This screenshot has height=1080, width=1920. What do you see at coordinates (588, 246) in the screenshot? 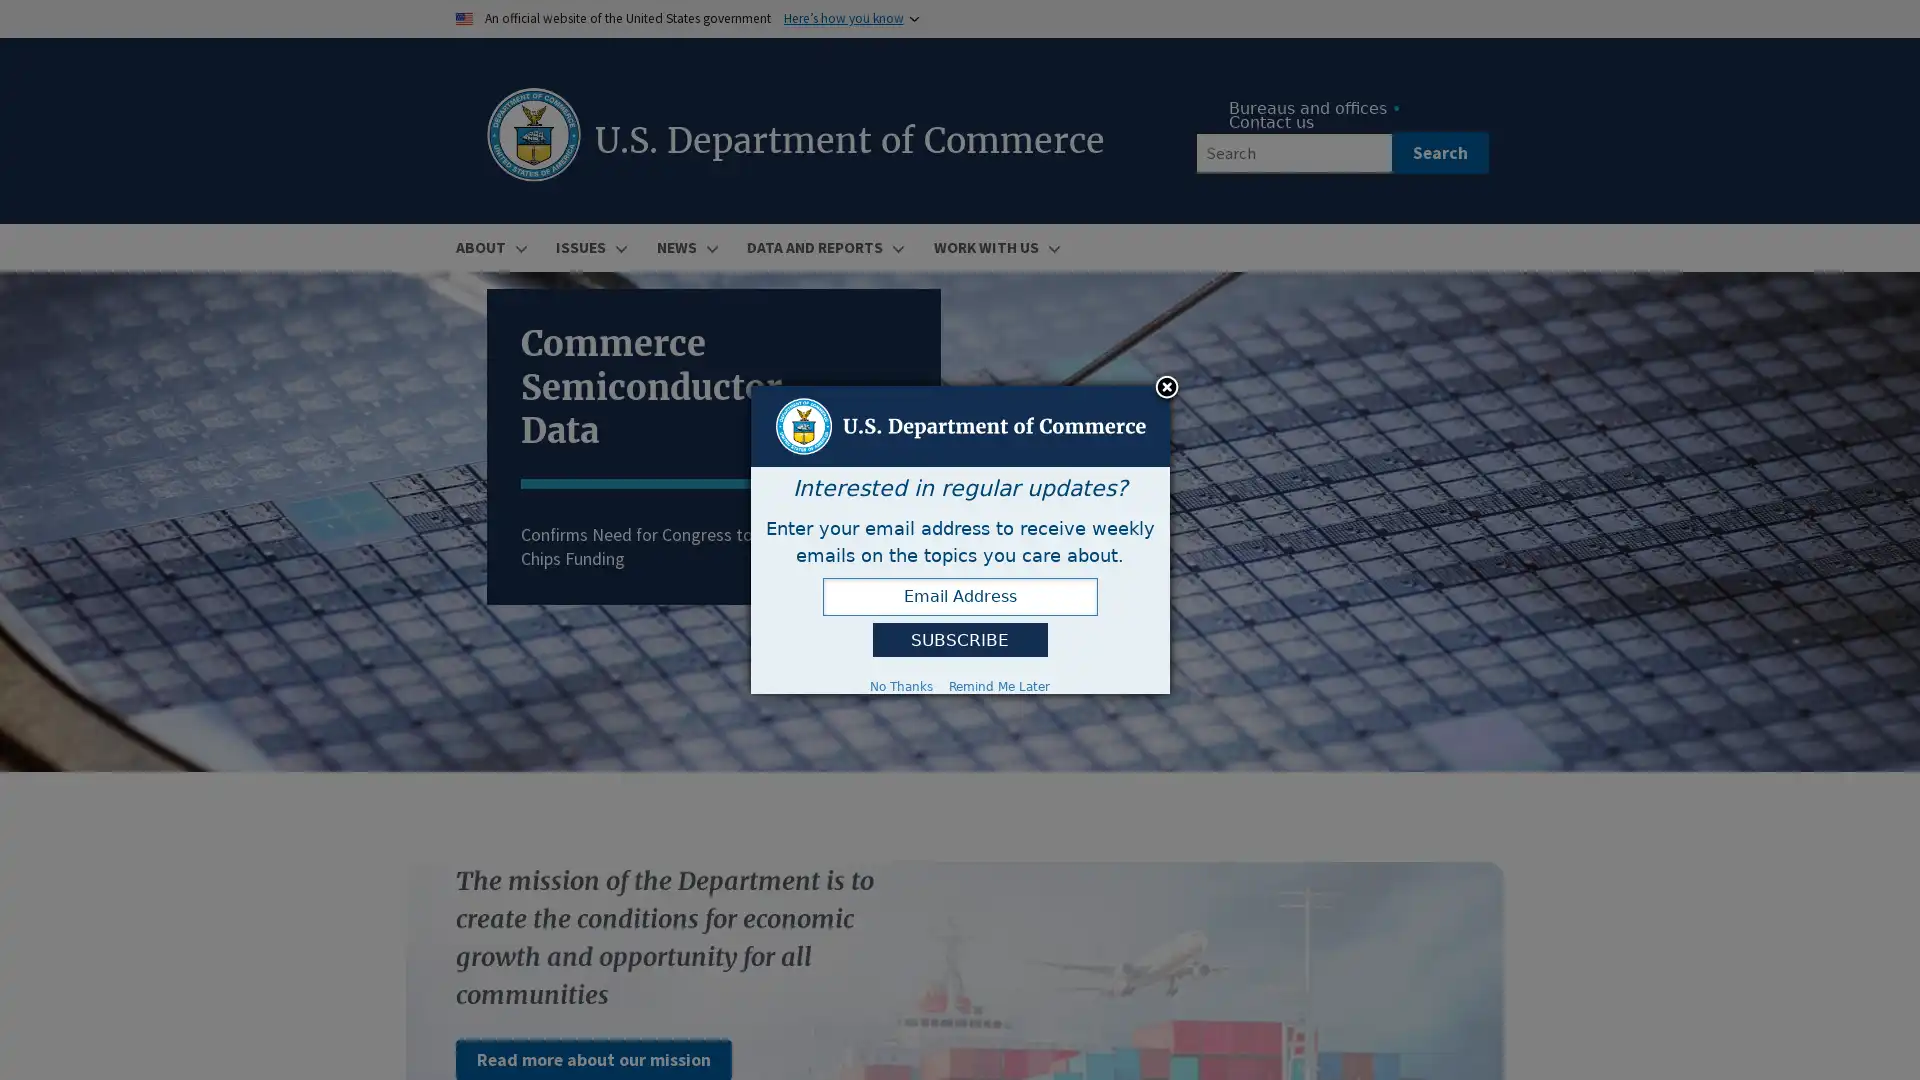
I see `ISSUES` at bounding box center [588, 246].